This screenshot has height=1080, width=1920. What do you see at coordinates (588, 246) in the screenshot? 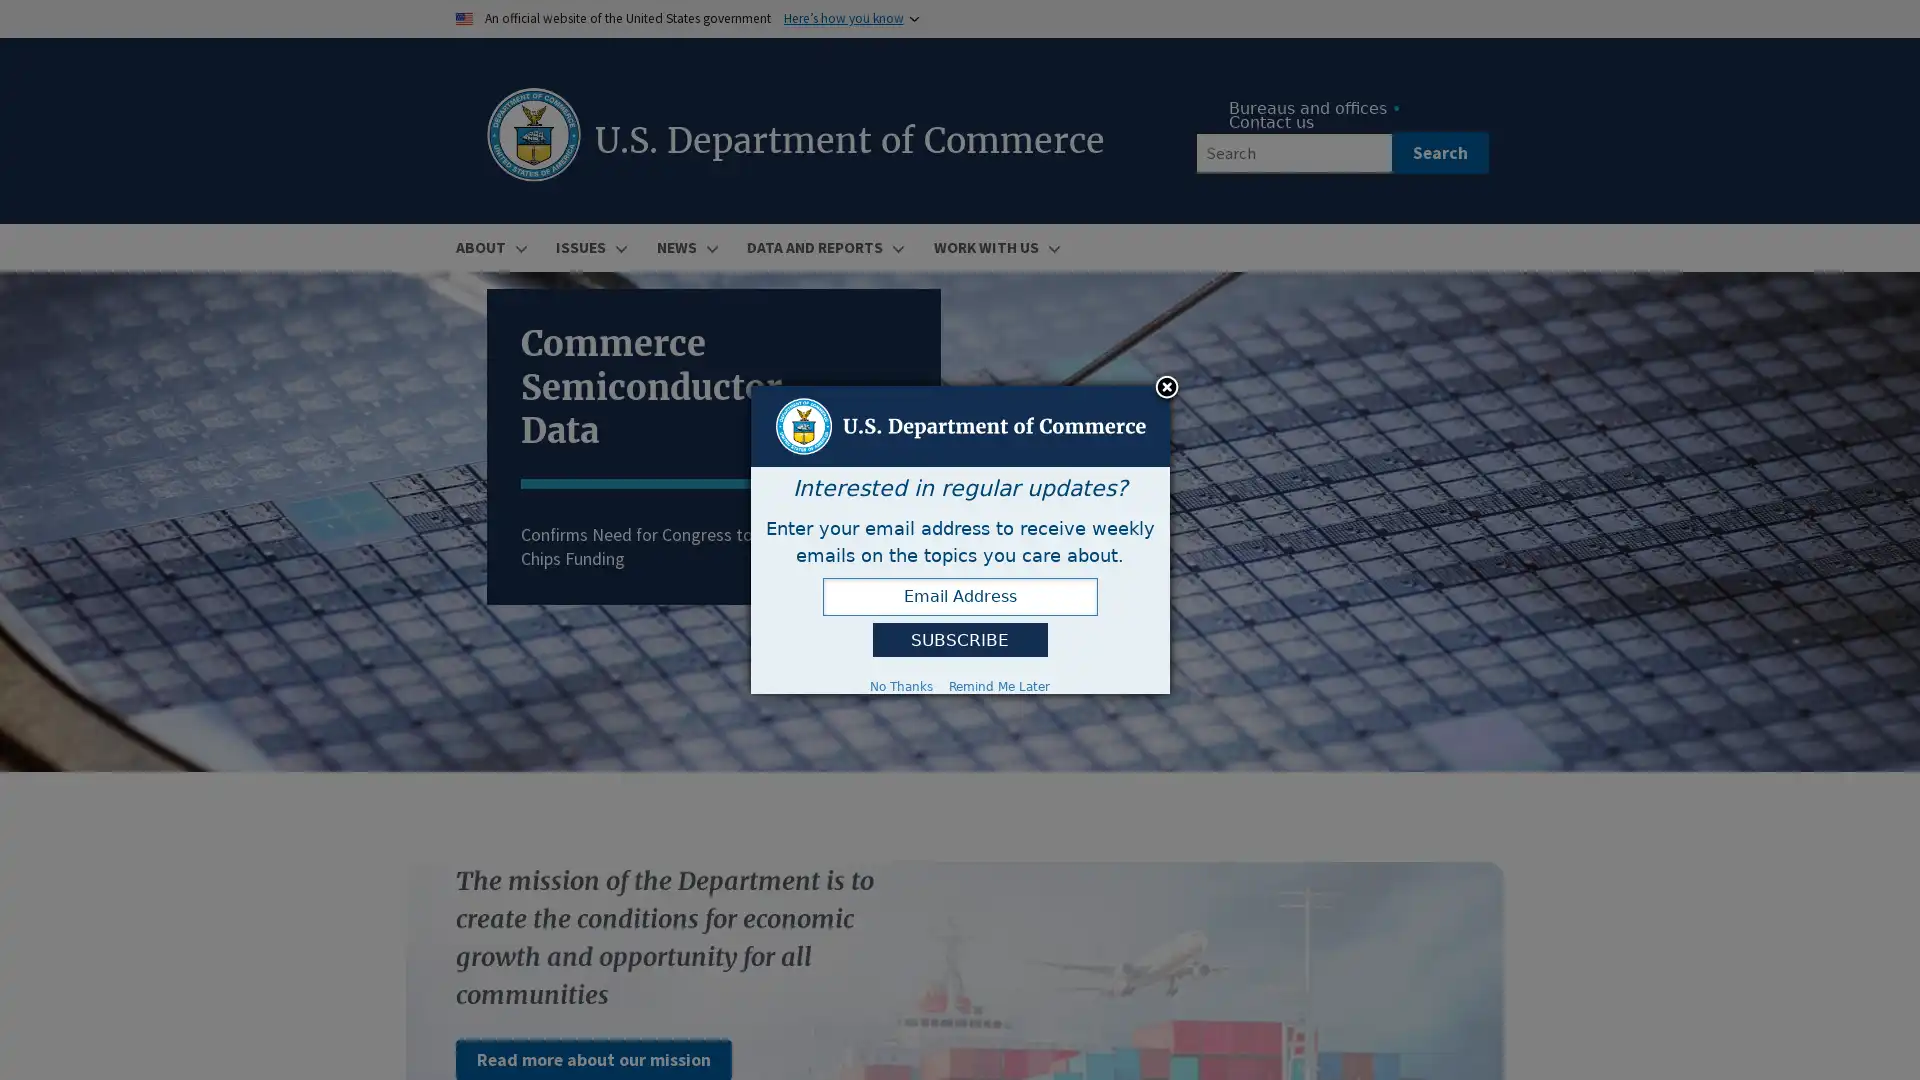
I see `ISSUES` at bounding box center [588, 246].